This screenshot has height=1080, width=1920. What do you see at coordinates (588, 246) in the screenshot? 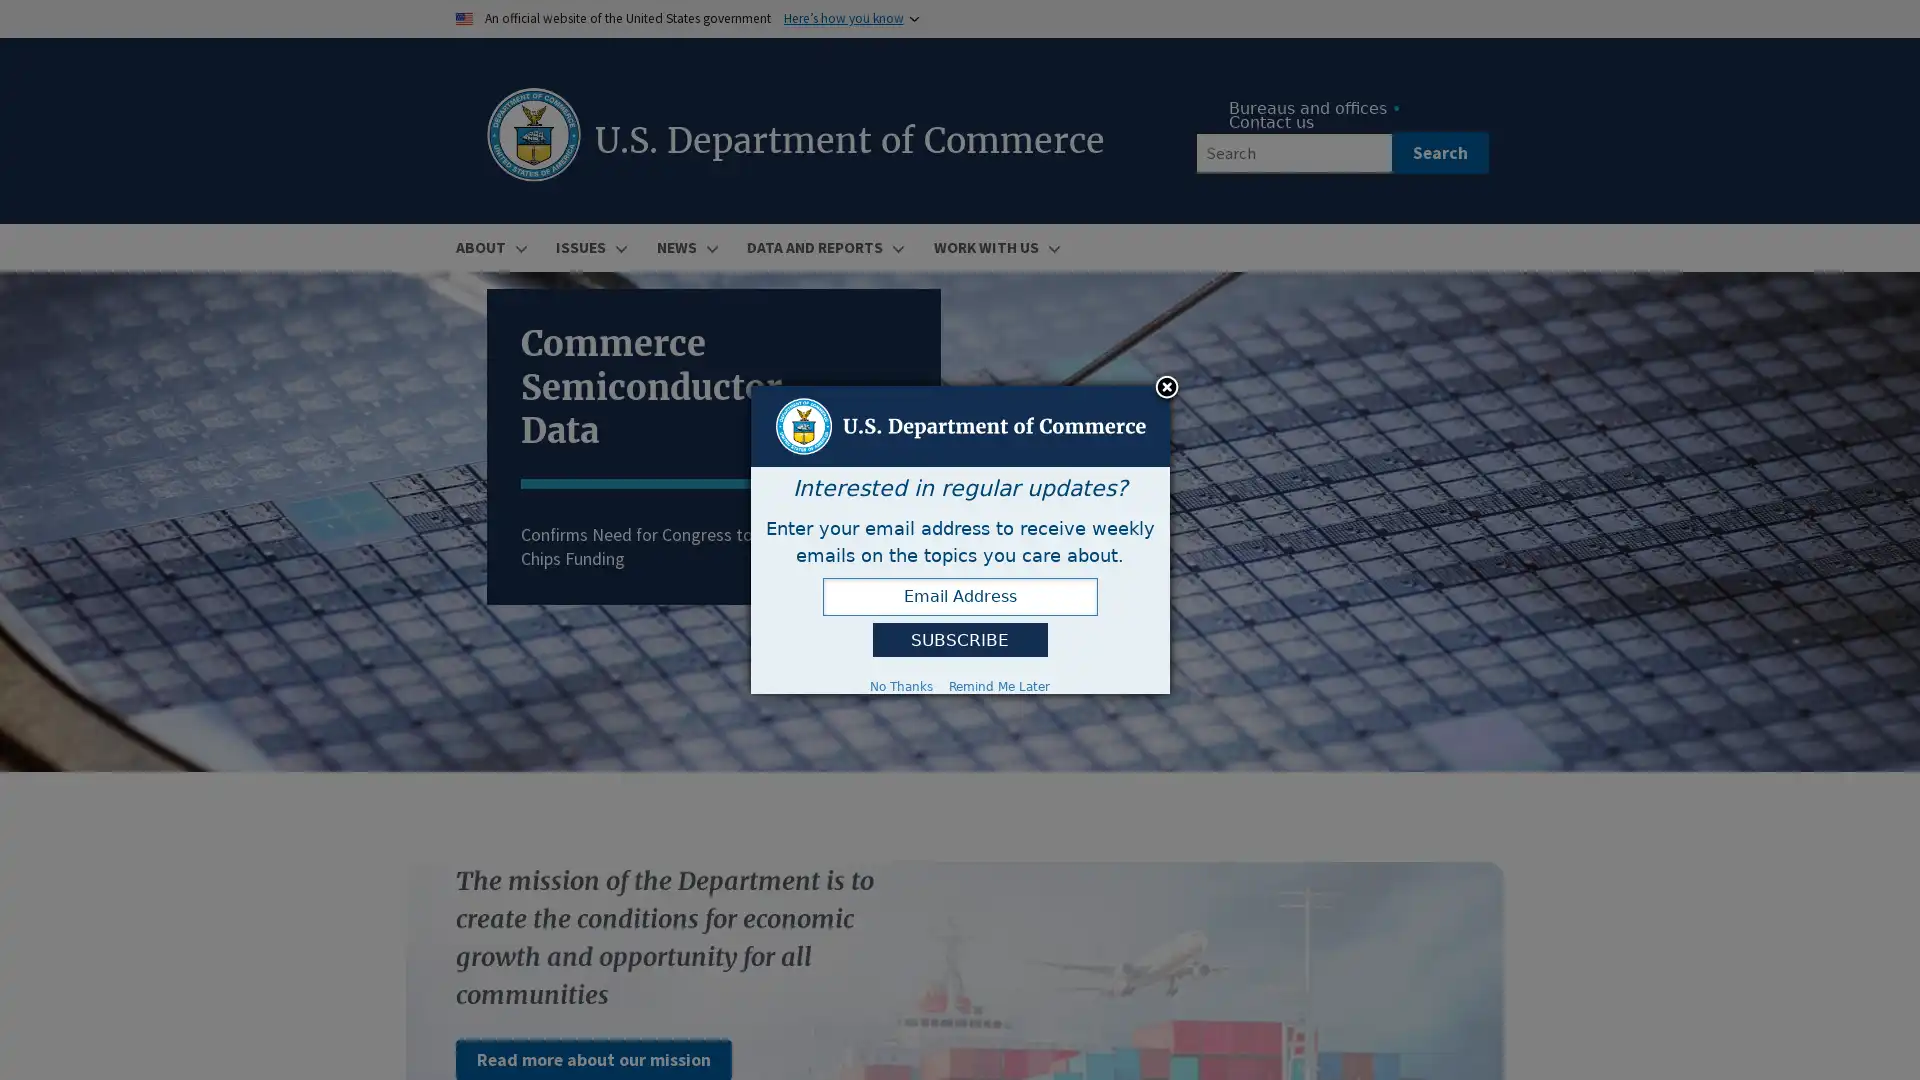
I see `ISSUES` at bounding box center [588, 246].